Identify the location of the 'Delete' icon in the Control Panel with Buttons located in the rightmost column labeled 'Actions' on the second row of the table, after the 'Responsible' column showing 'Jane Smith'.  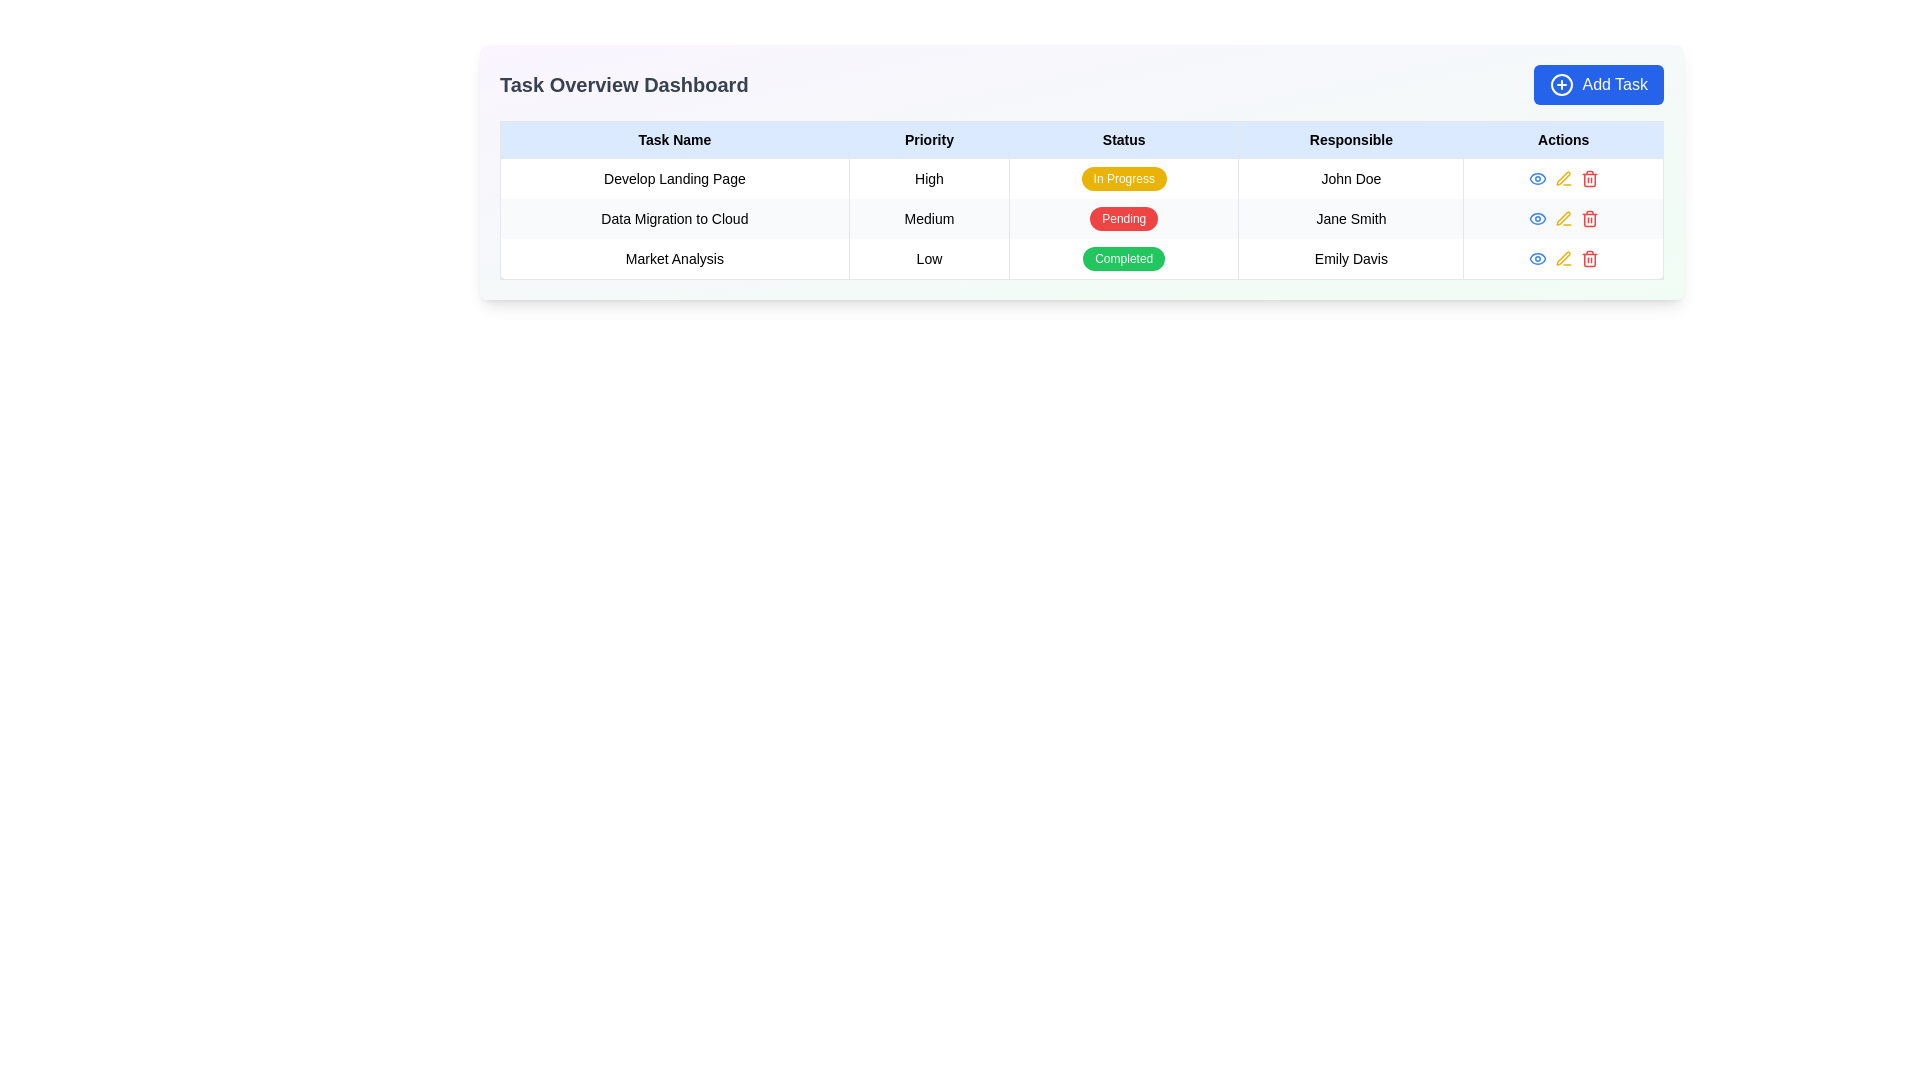
(1562, 219).